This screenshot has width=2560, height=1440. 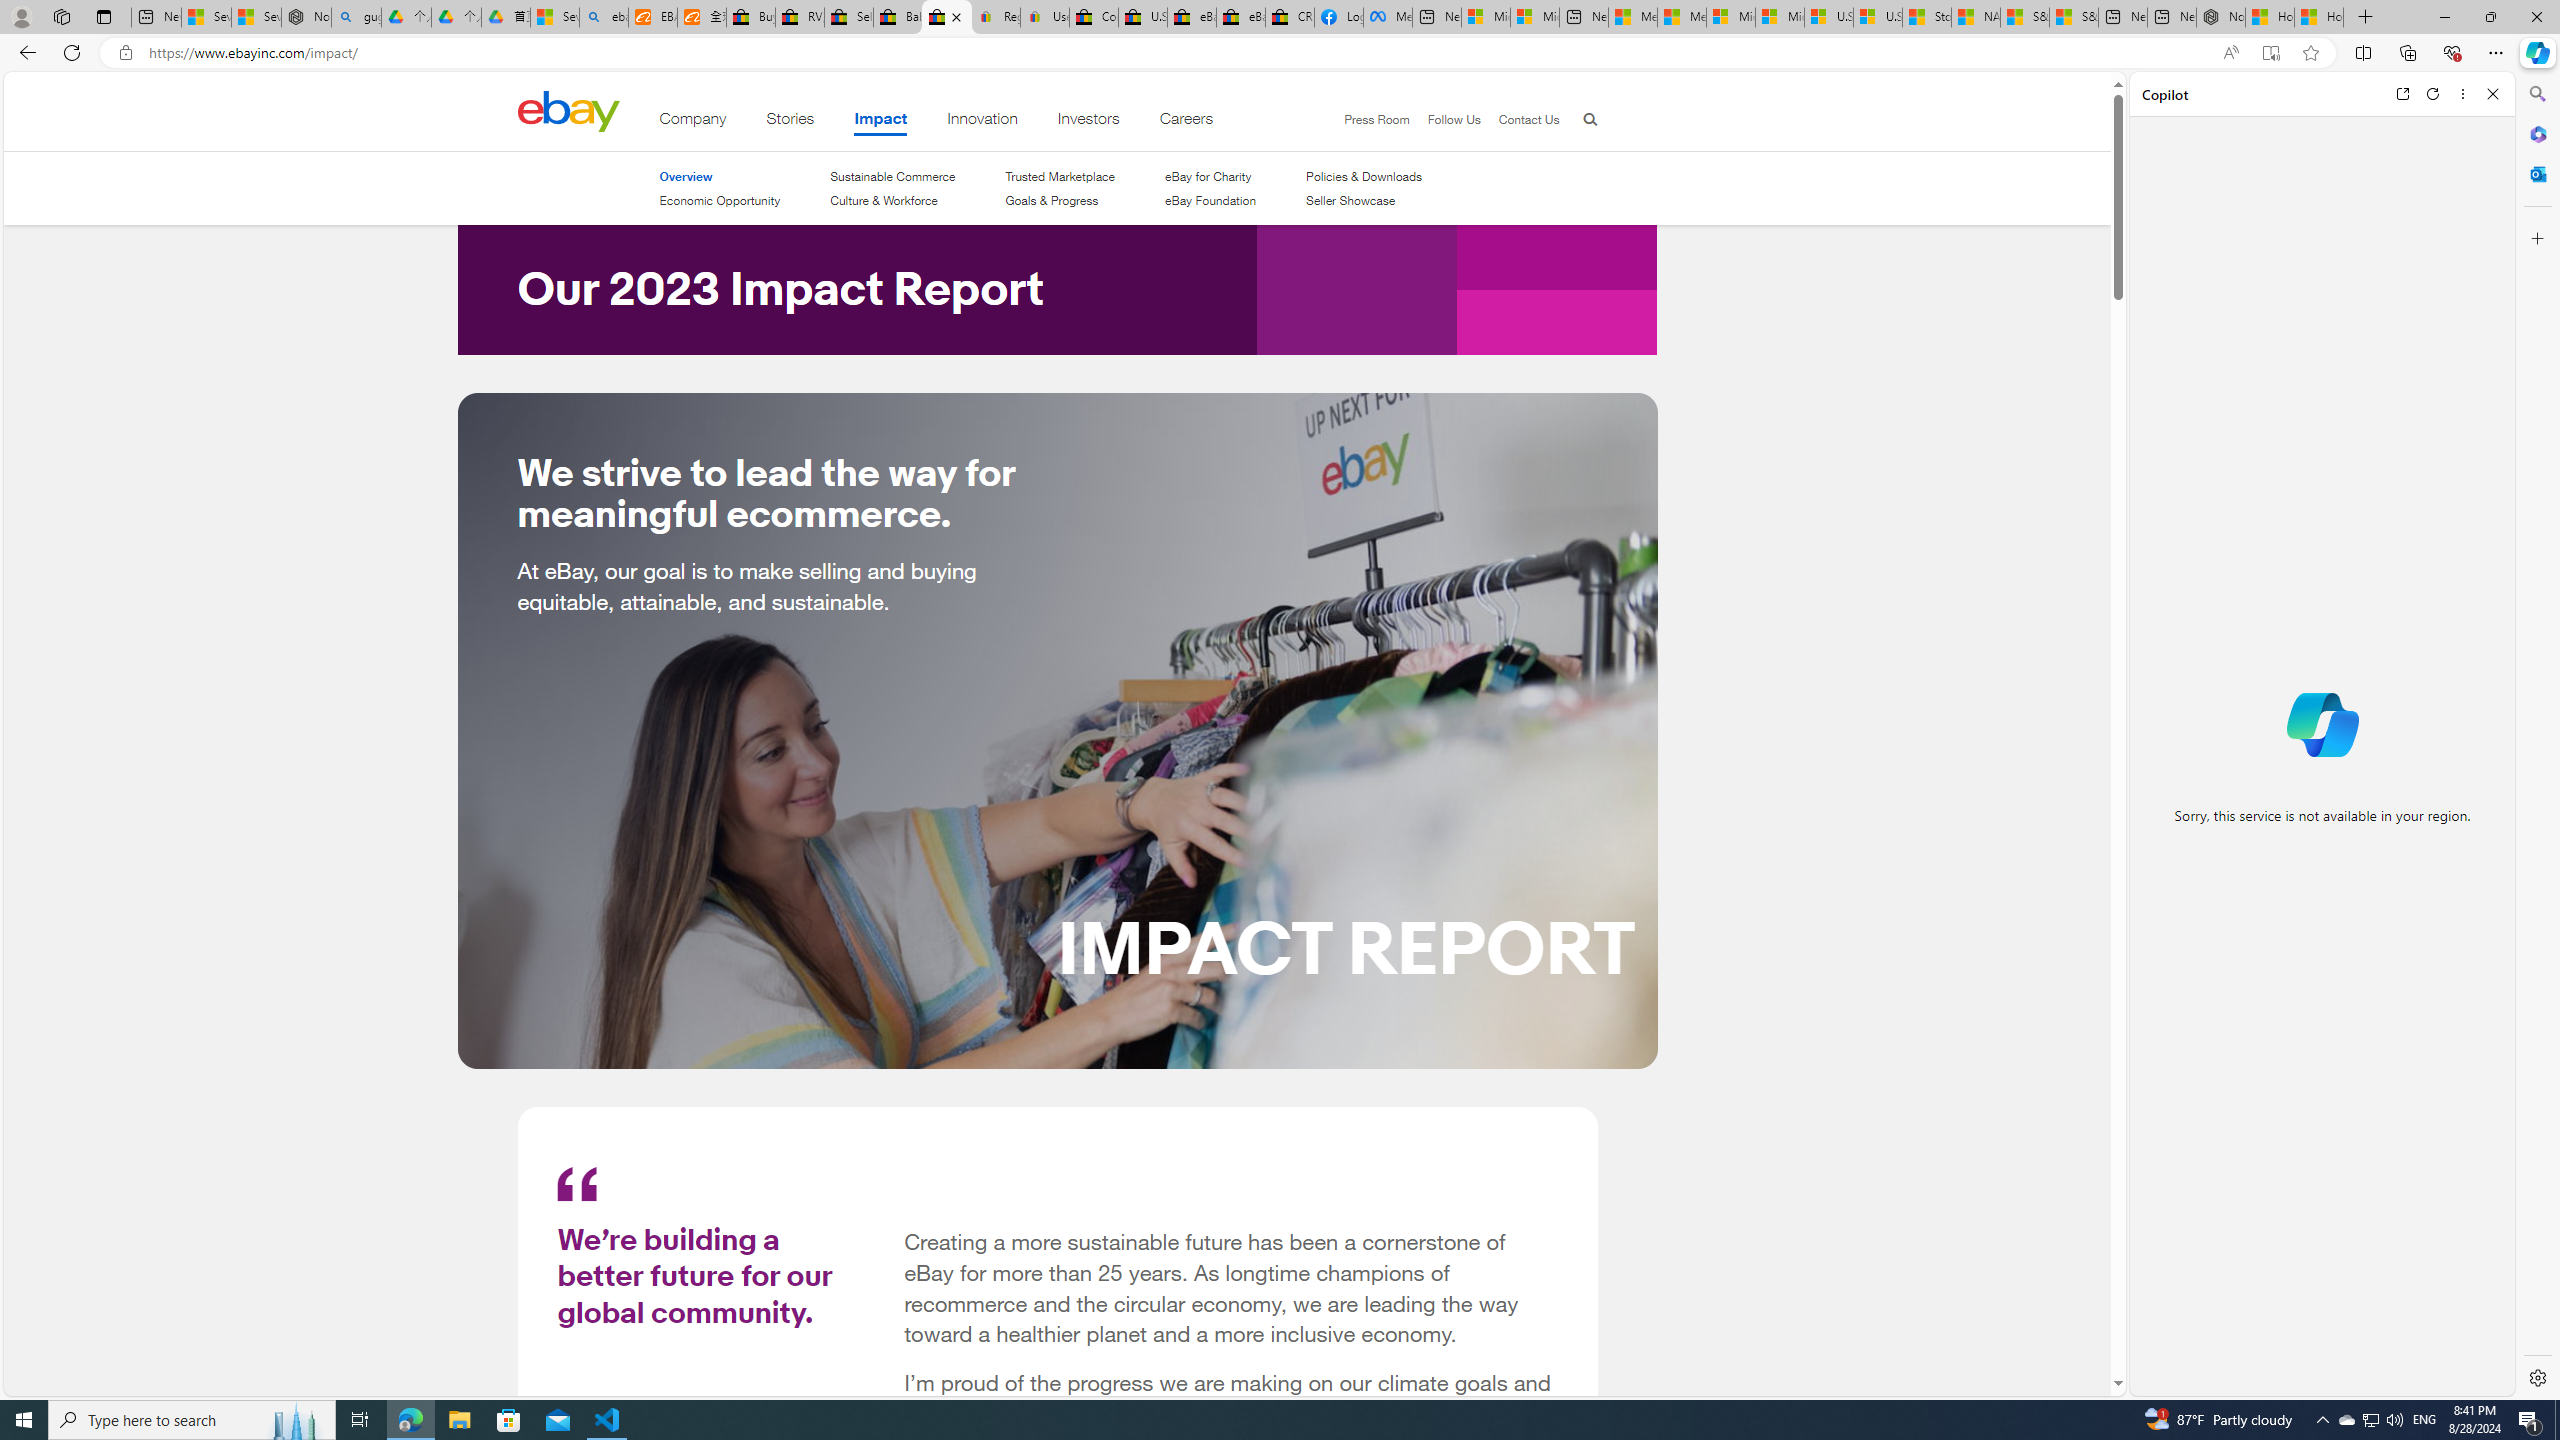 What do you see at coordinates (982, 122) in the screenshot?
I see `'Innovation'` at bounding box center [982, 122].